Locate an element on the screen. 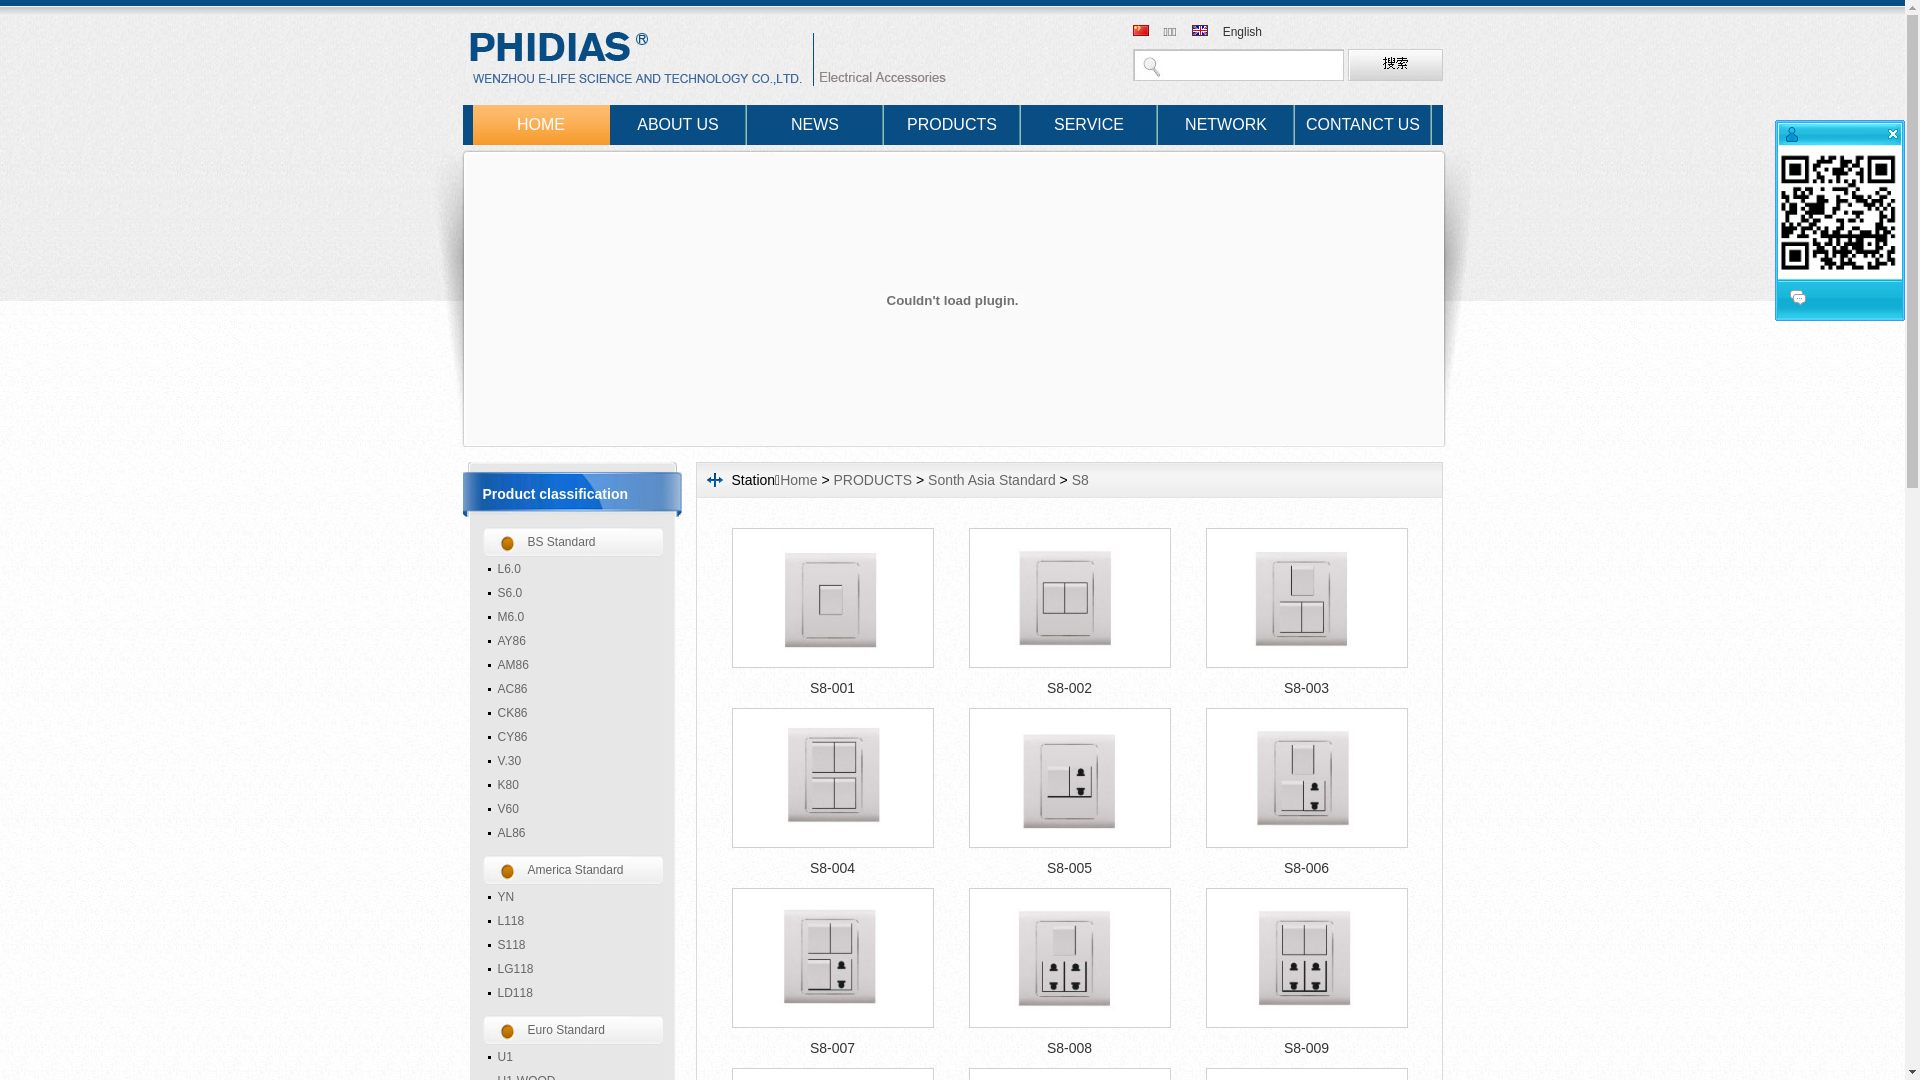  'PRODUCTS' is located at coordinates (882, 124).